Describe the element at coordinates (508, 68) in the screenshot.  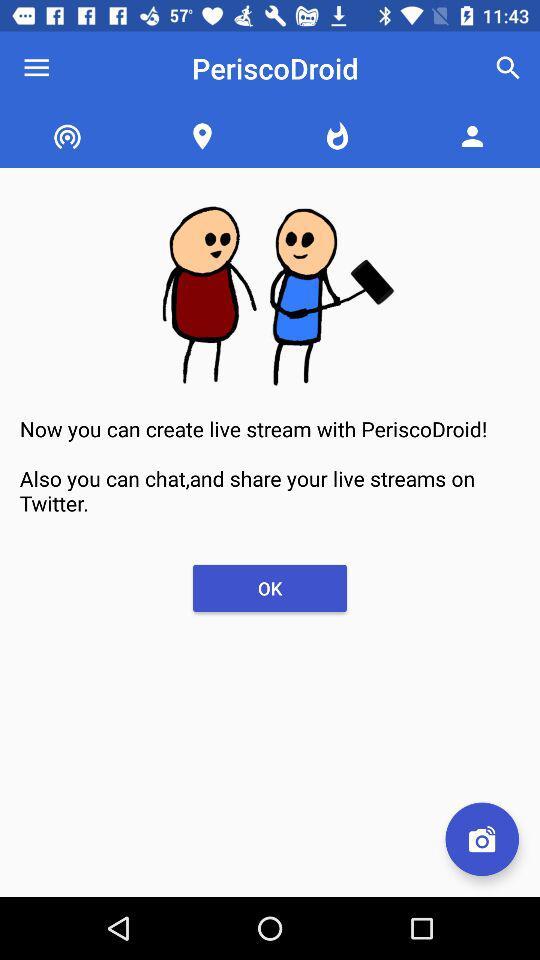
I see `item to the right of the periscodroid icon` at that location.